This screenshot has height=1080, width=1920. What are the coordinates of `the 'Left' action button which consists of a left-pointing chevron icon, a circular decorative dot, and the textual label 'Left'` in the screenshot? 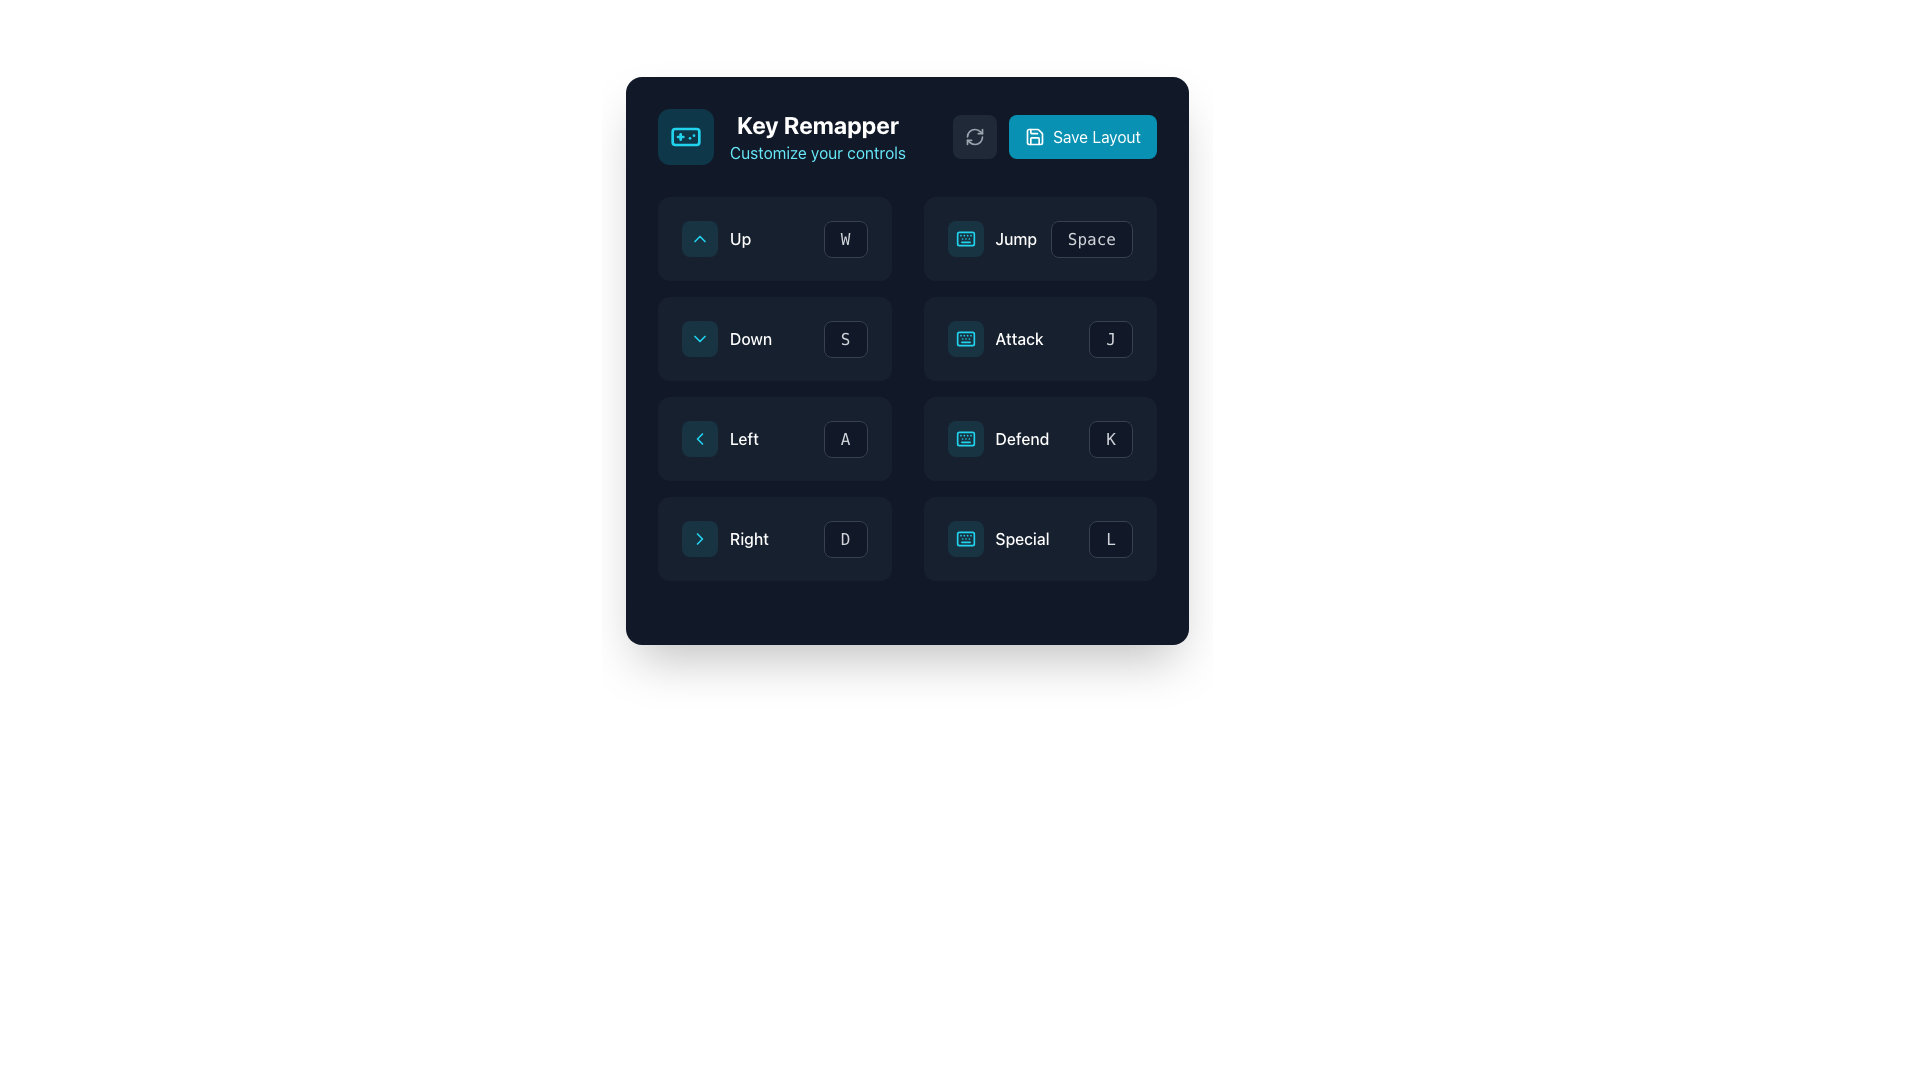 It's located at (720, 438).